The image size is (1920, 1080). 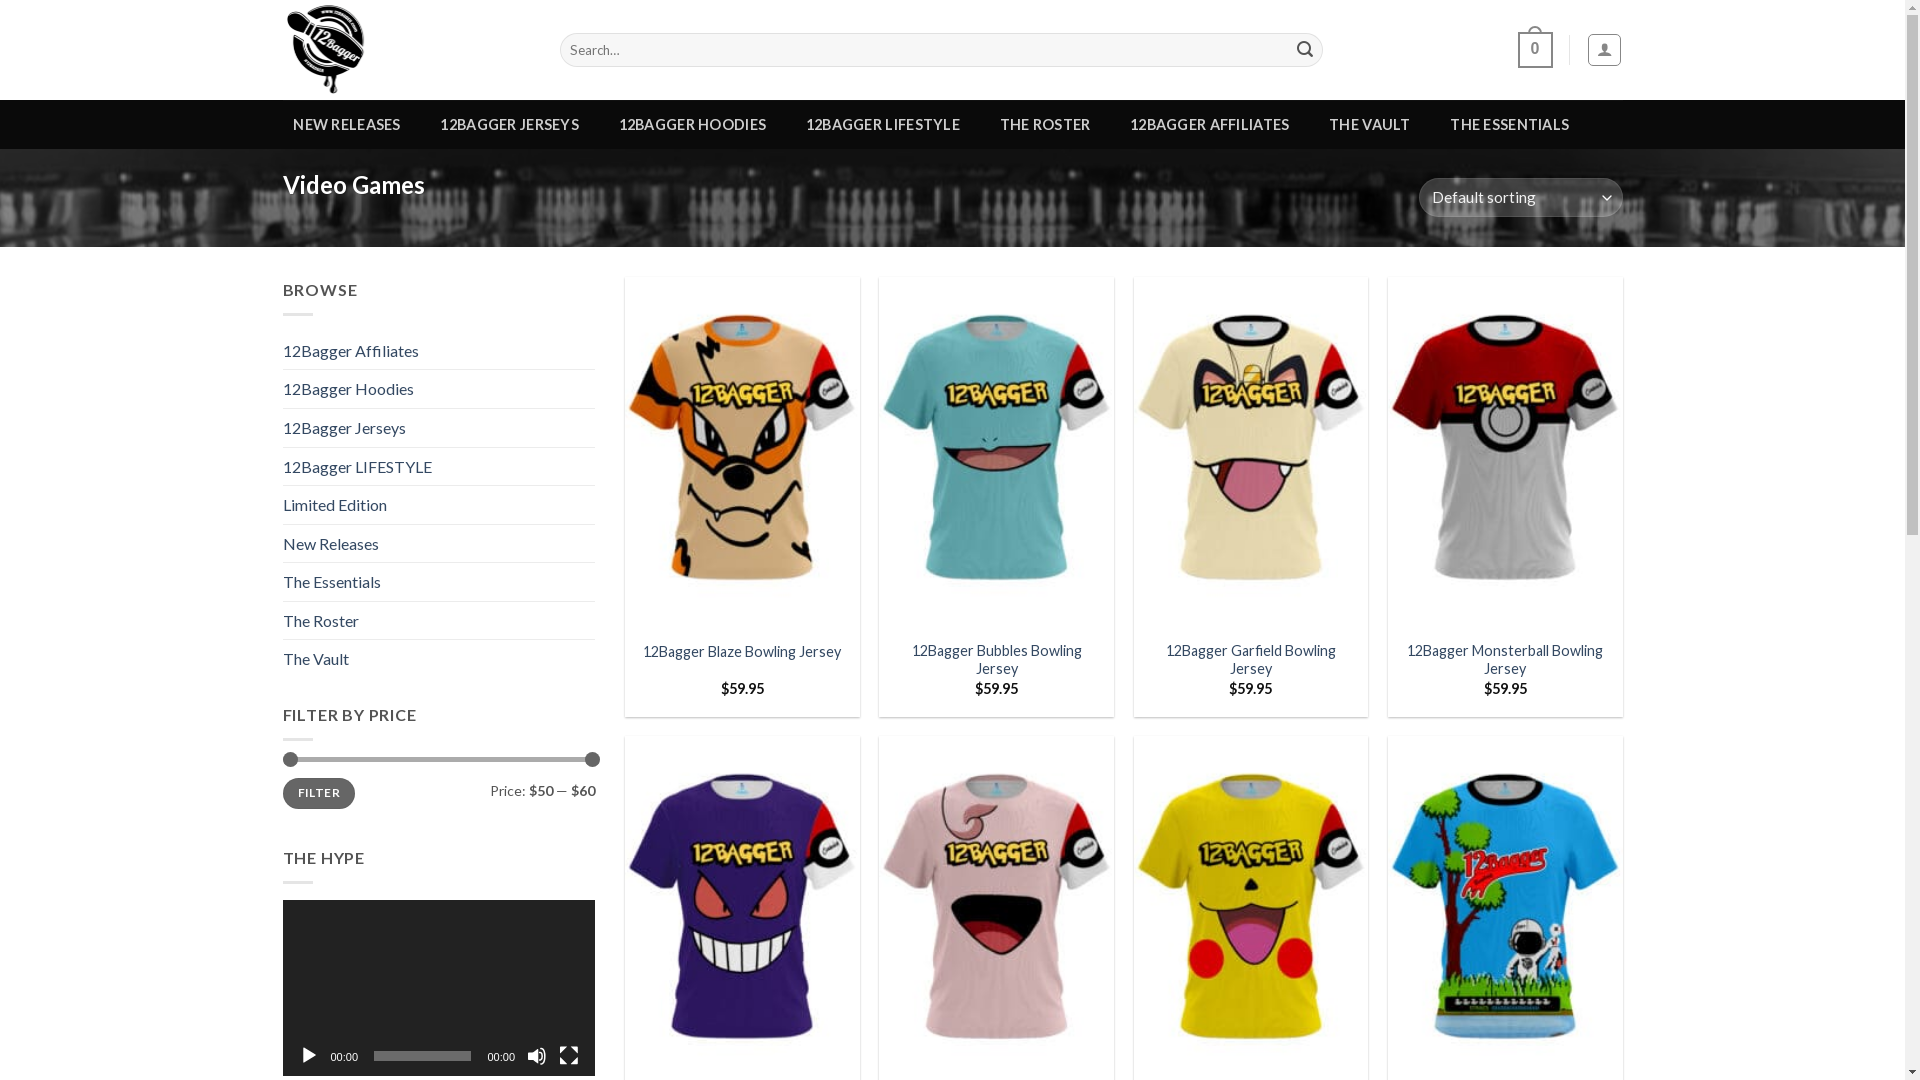 What do you see at coordinates (306, 1055) in the screenshot?
I see `'Play'` at bounding box center [306, 1055].